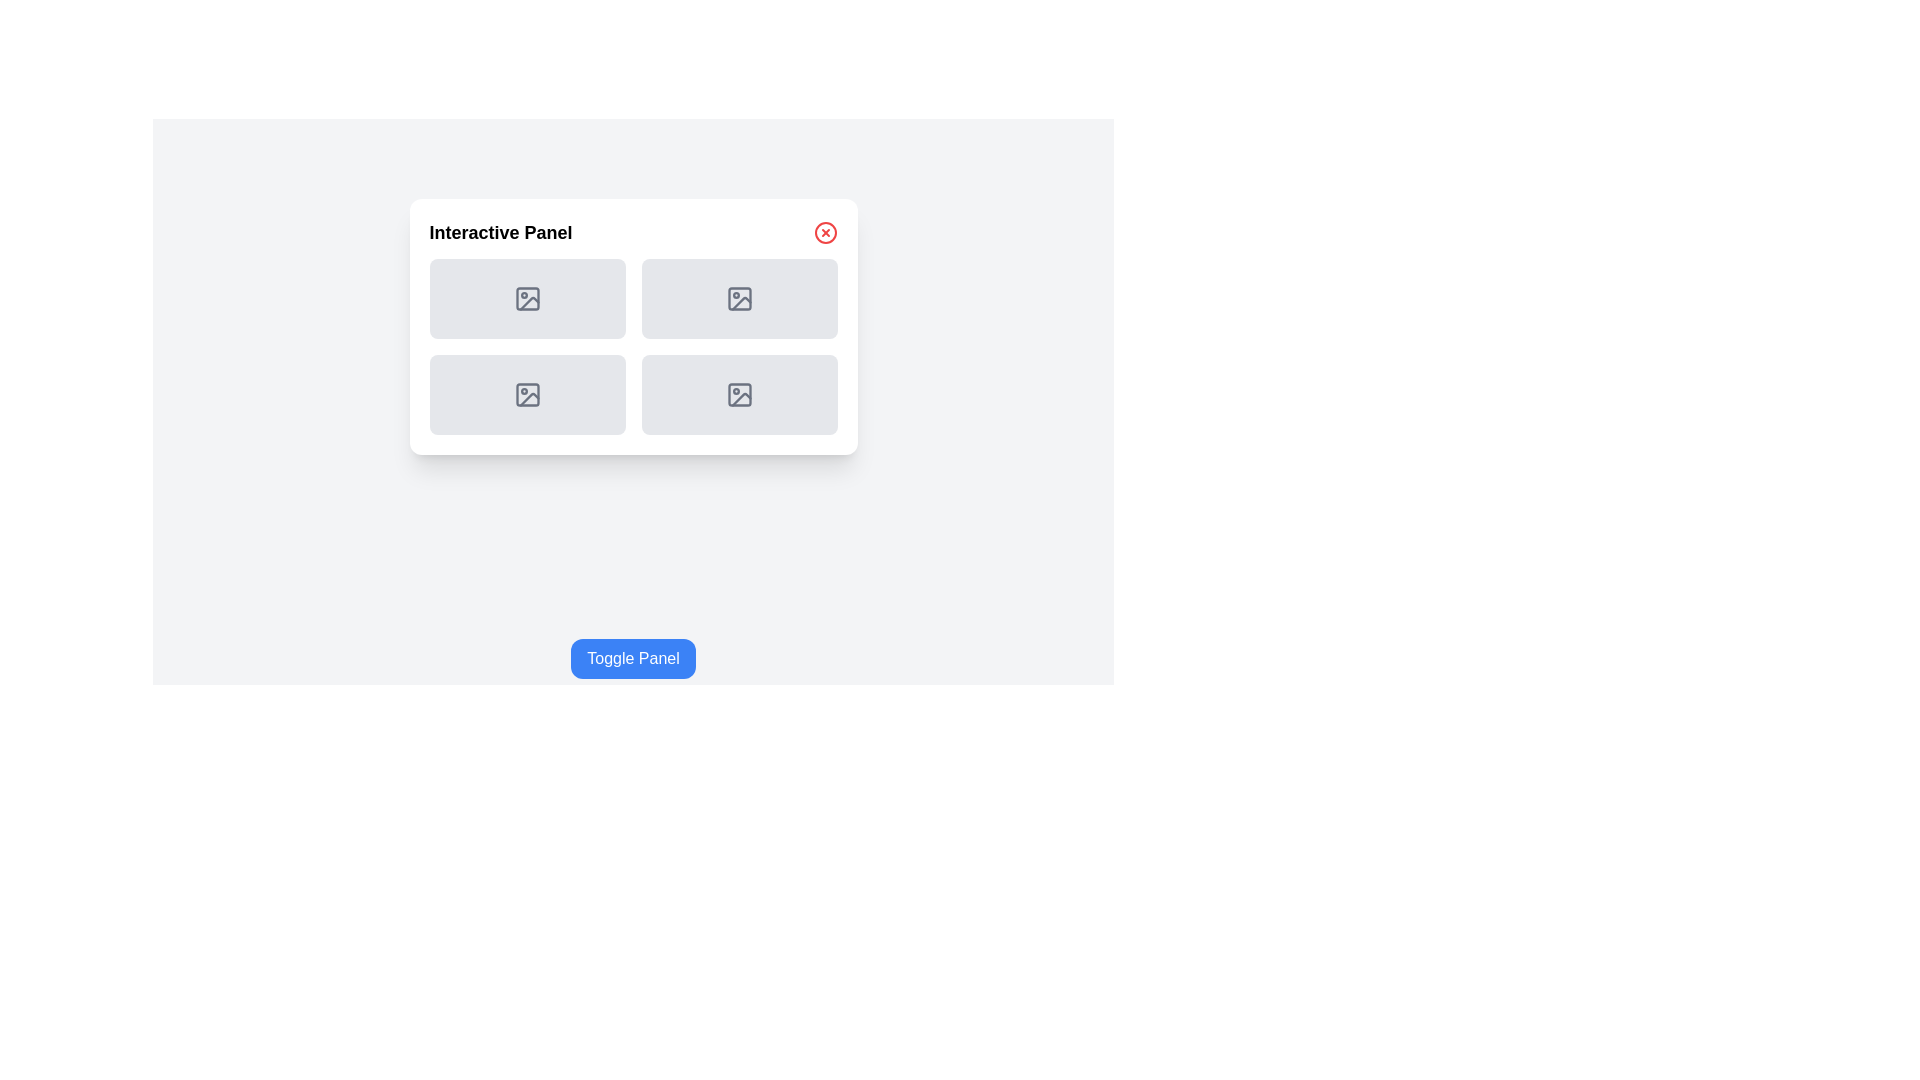 This screenshot has height=1080, width=1920. Describe the element at coordinates (738, 299) in the screenshot. I see `the gray icon with a thin border located in the second column of the top row within a grid of four icons` at that location.